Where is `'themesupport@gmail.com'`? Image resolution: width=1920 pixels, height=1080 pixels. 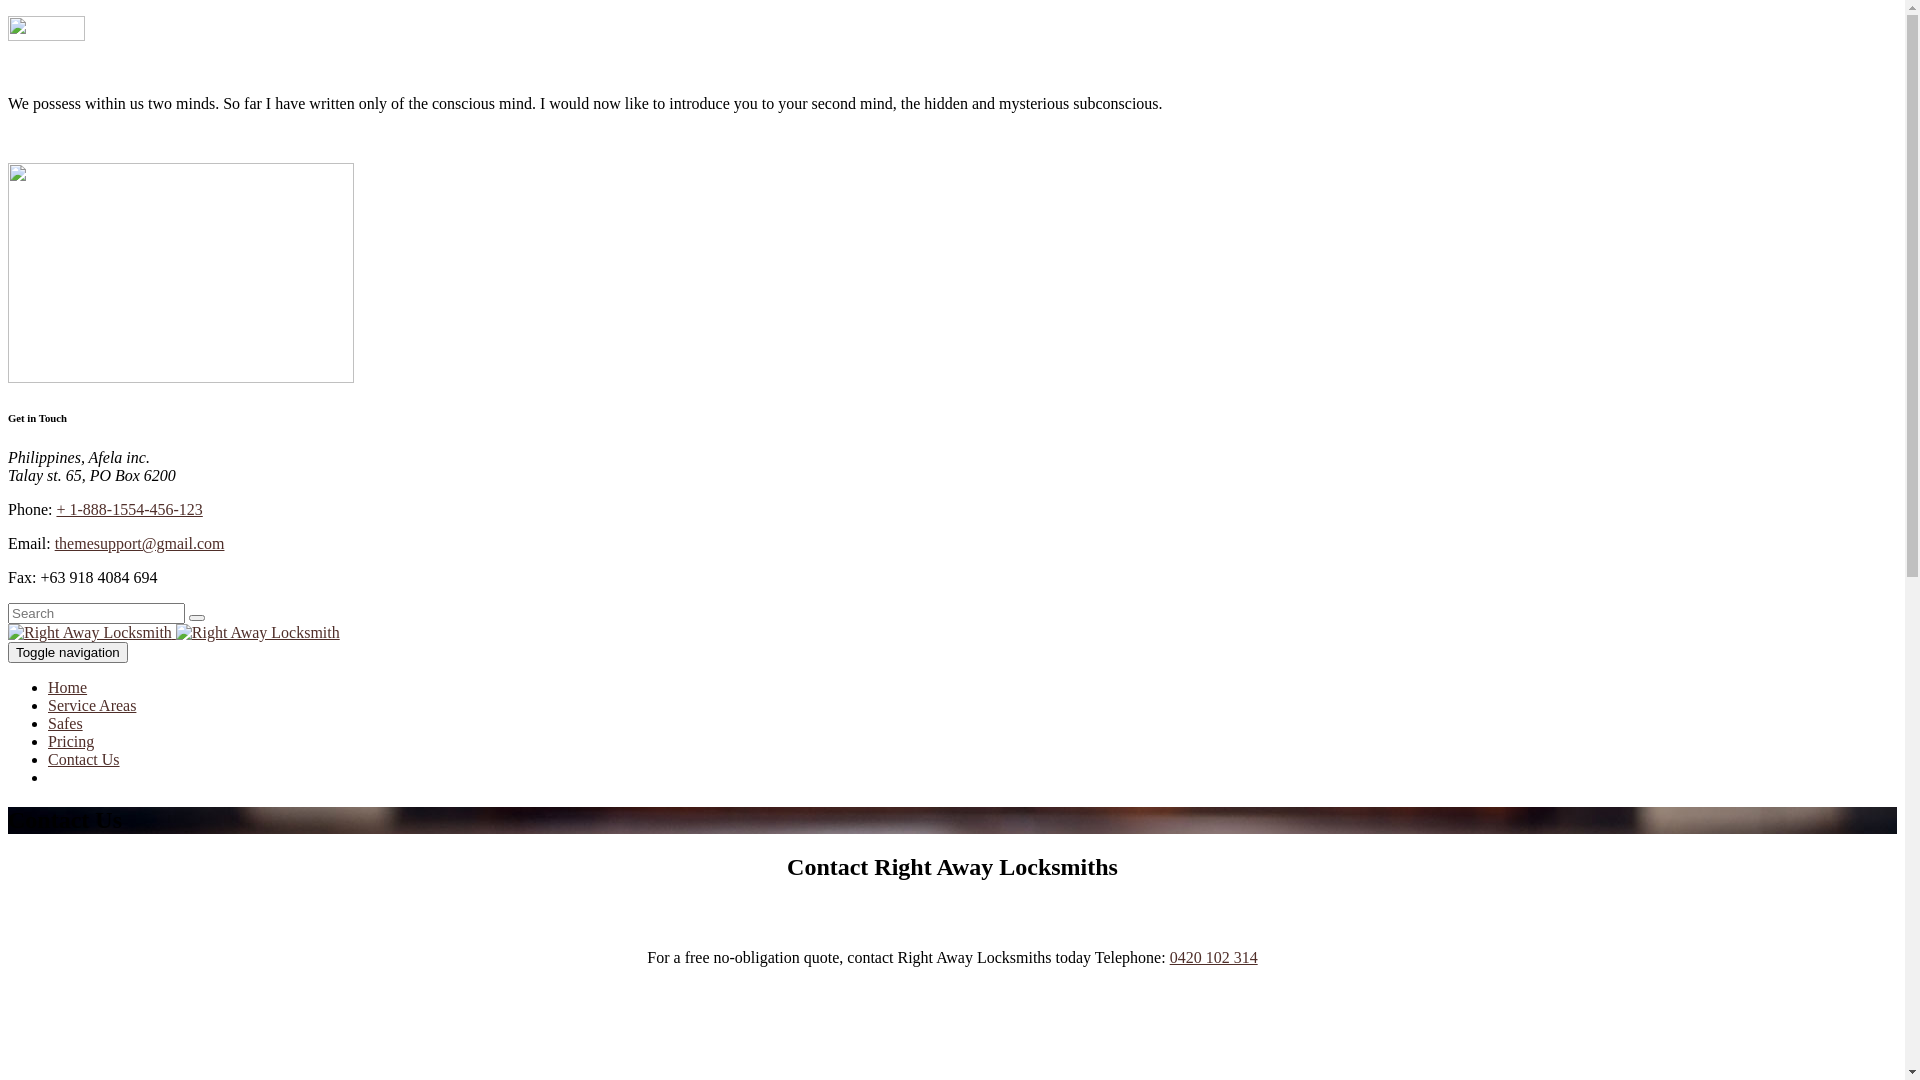 'themesupport@gmail.com' is located at coordinates (138, 543).